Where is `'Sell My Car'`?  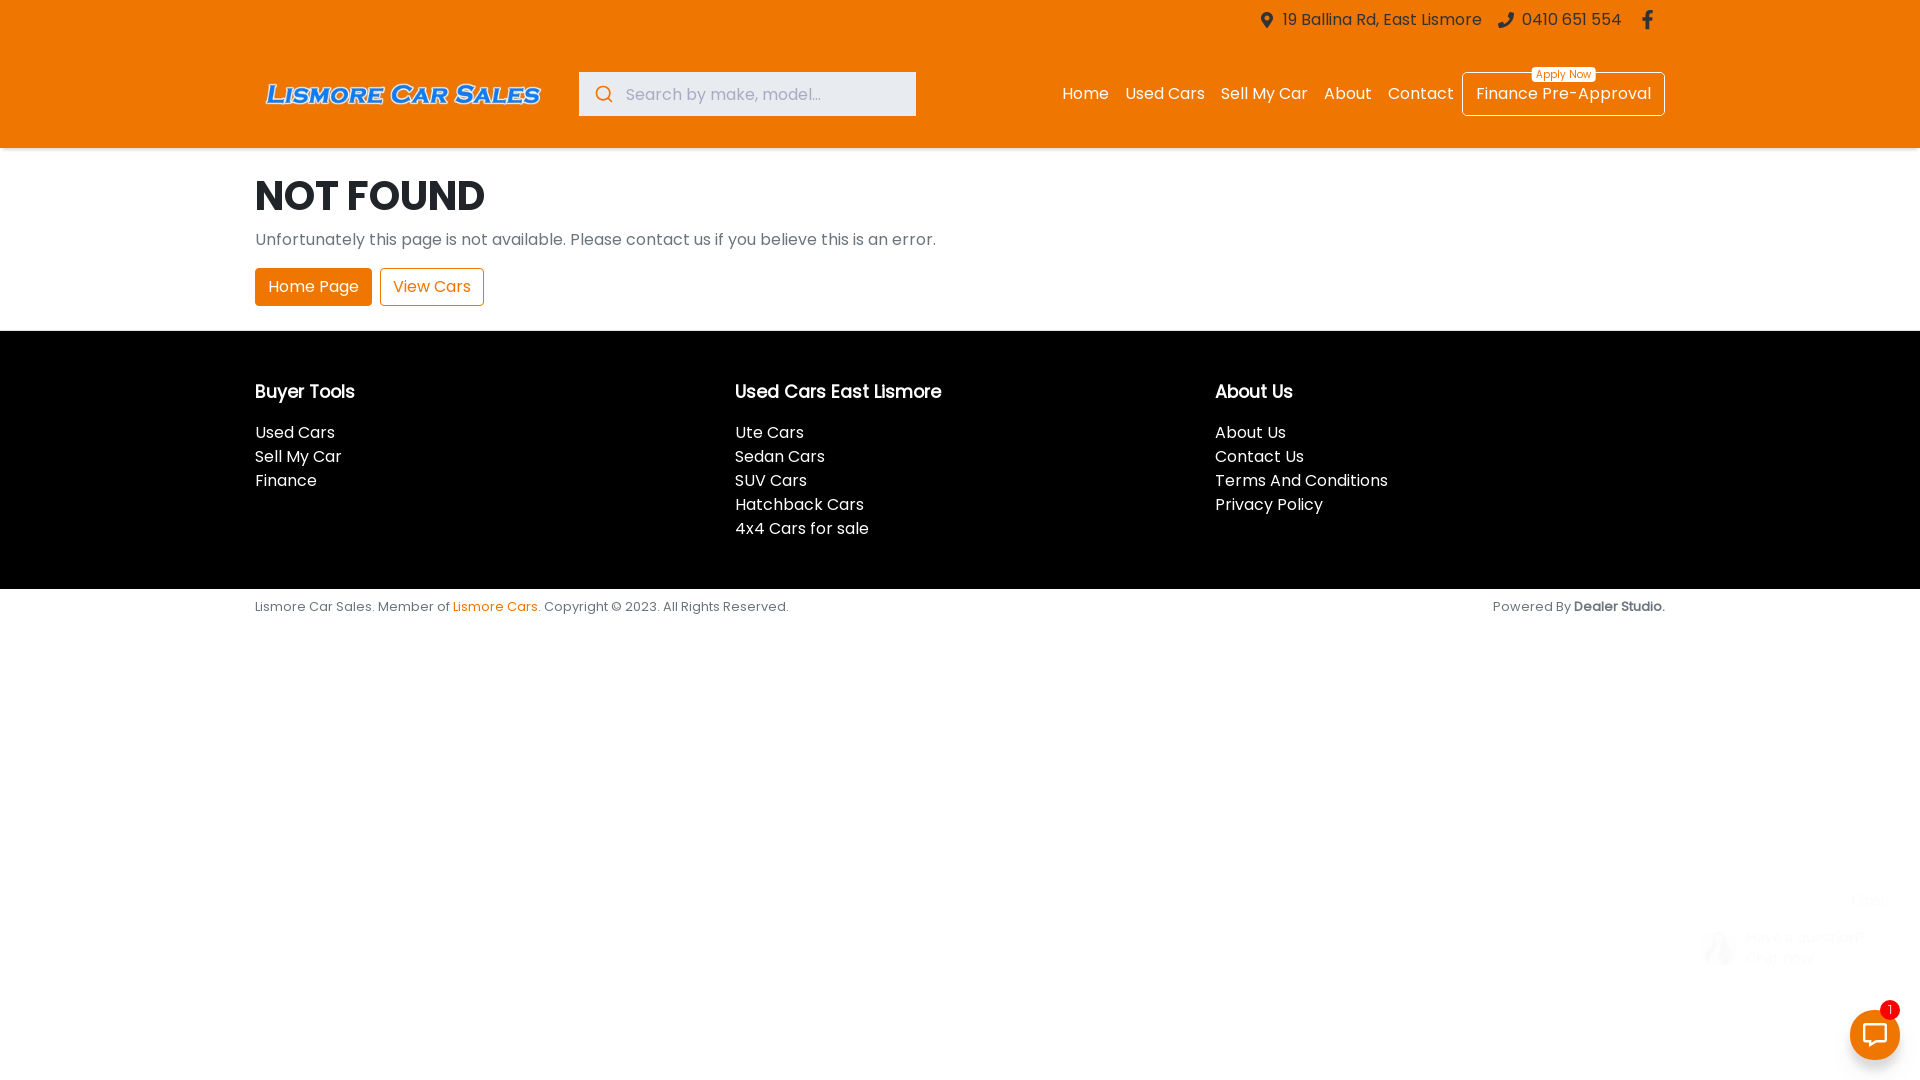 'Sell My Car' is located at coordinates (297, 456).